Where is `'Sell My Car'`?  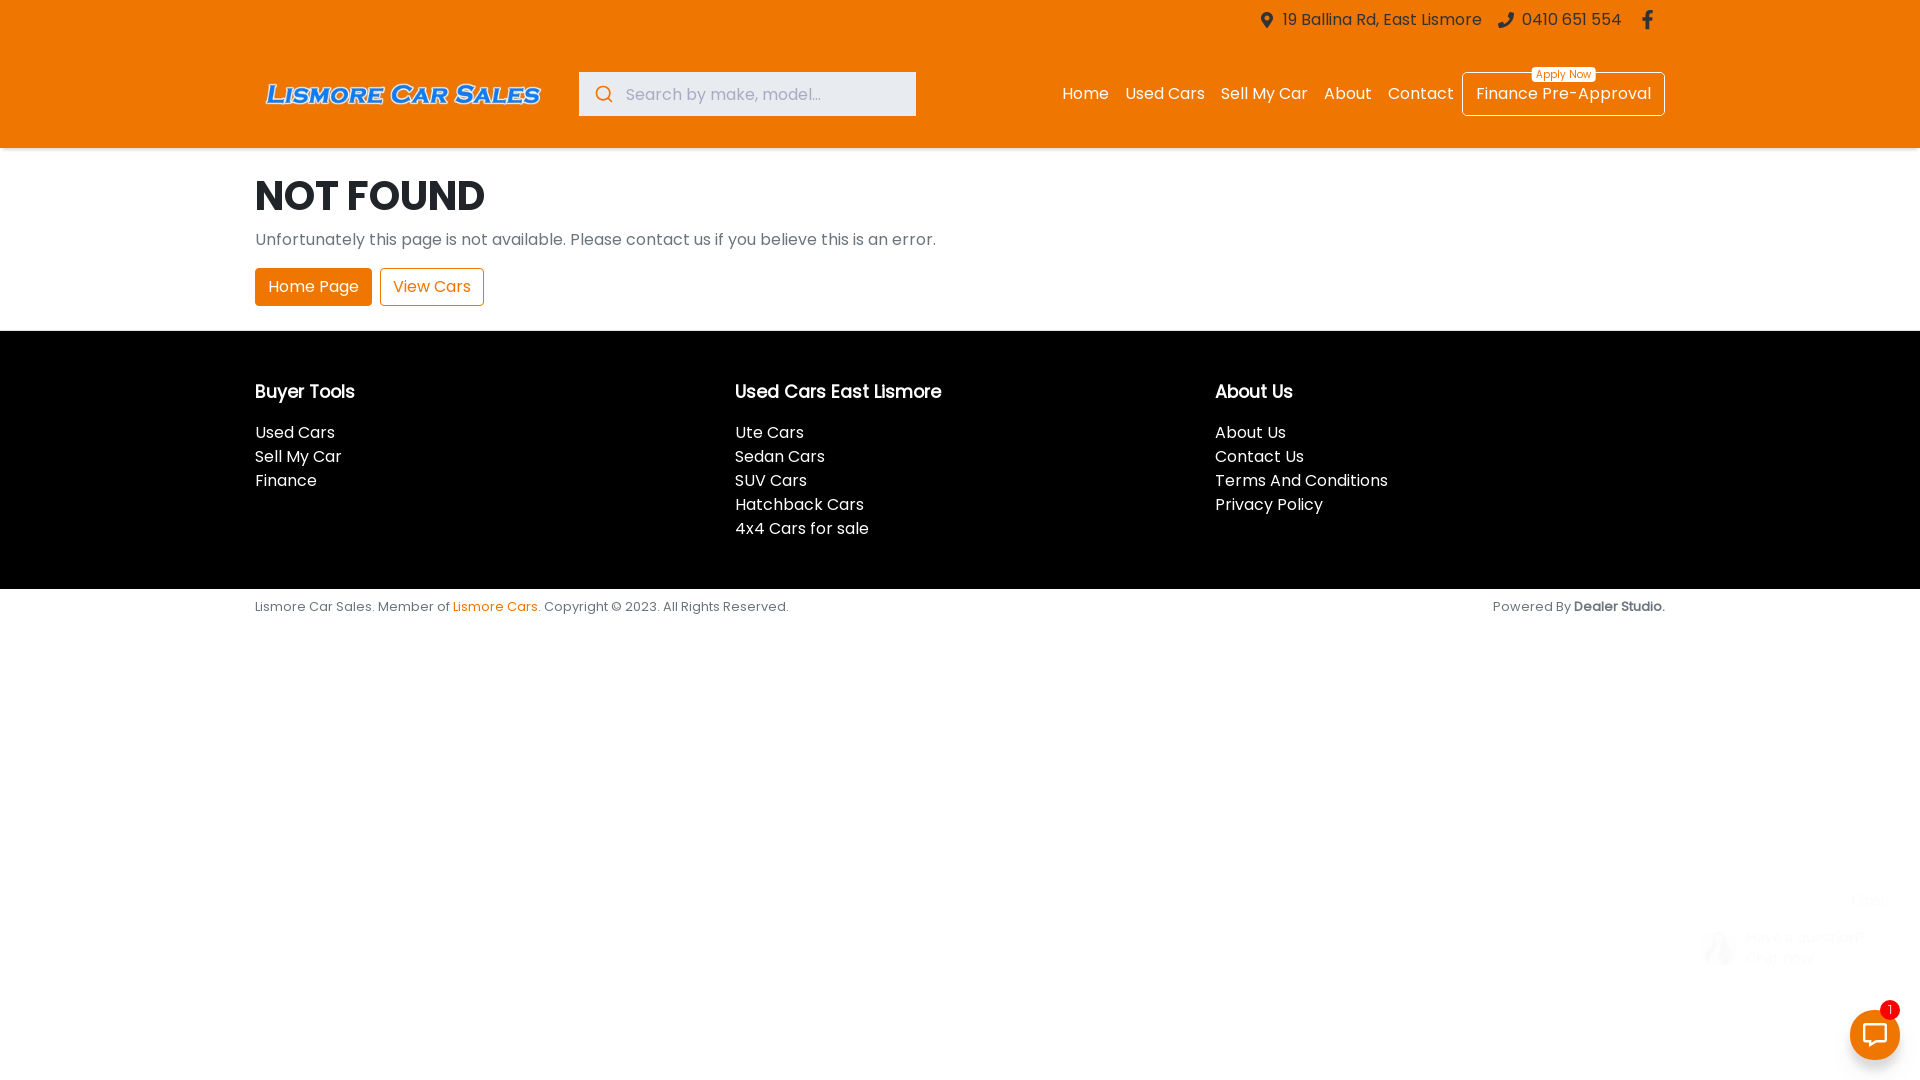 'Sell My Car' is located at coordinates (297, 456).